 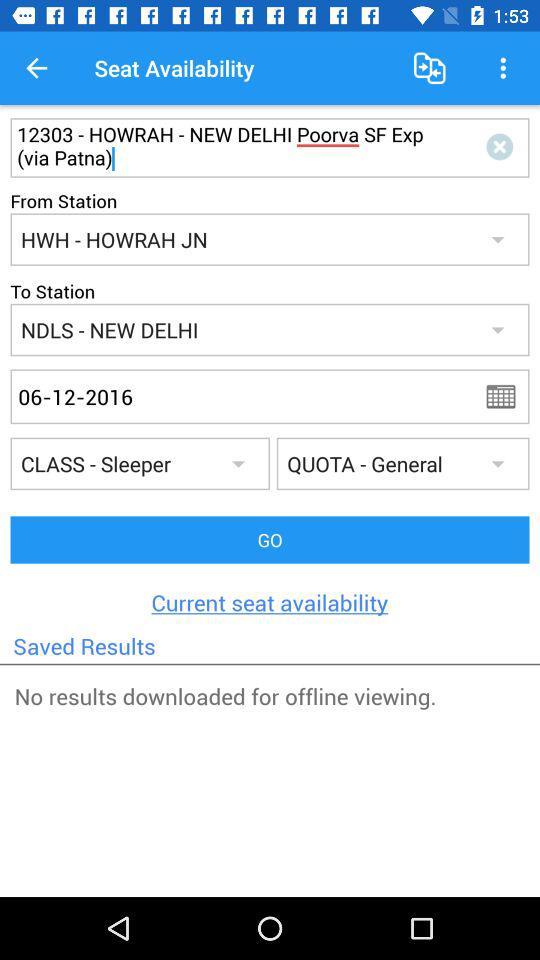 What do you see at coordinates (507, 395) in the screenshot?
I see `calendar menu` at bounding box center [507, 395].